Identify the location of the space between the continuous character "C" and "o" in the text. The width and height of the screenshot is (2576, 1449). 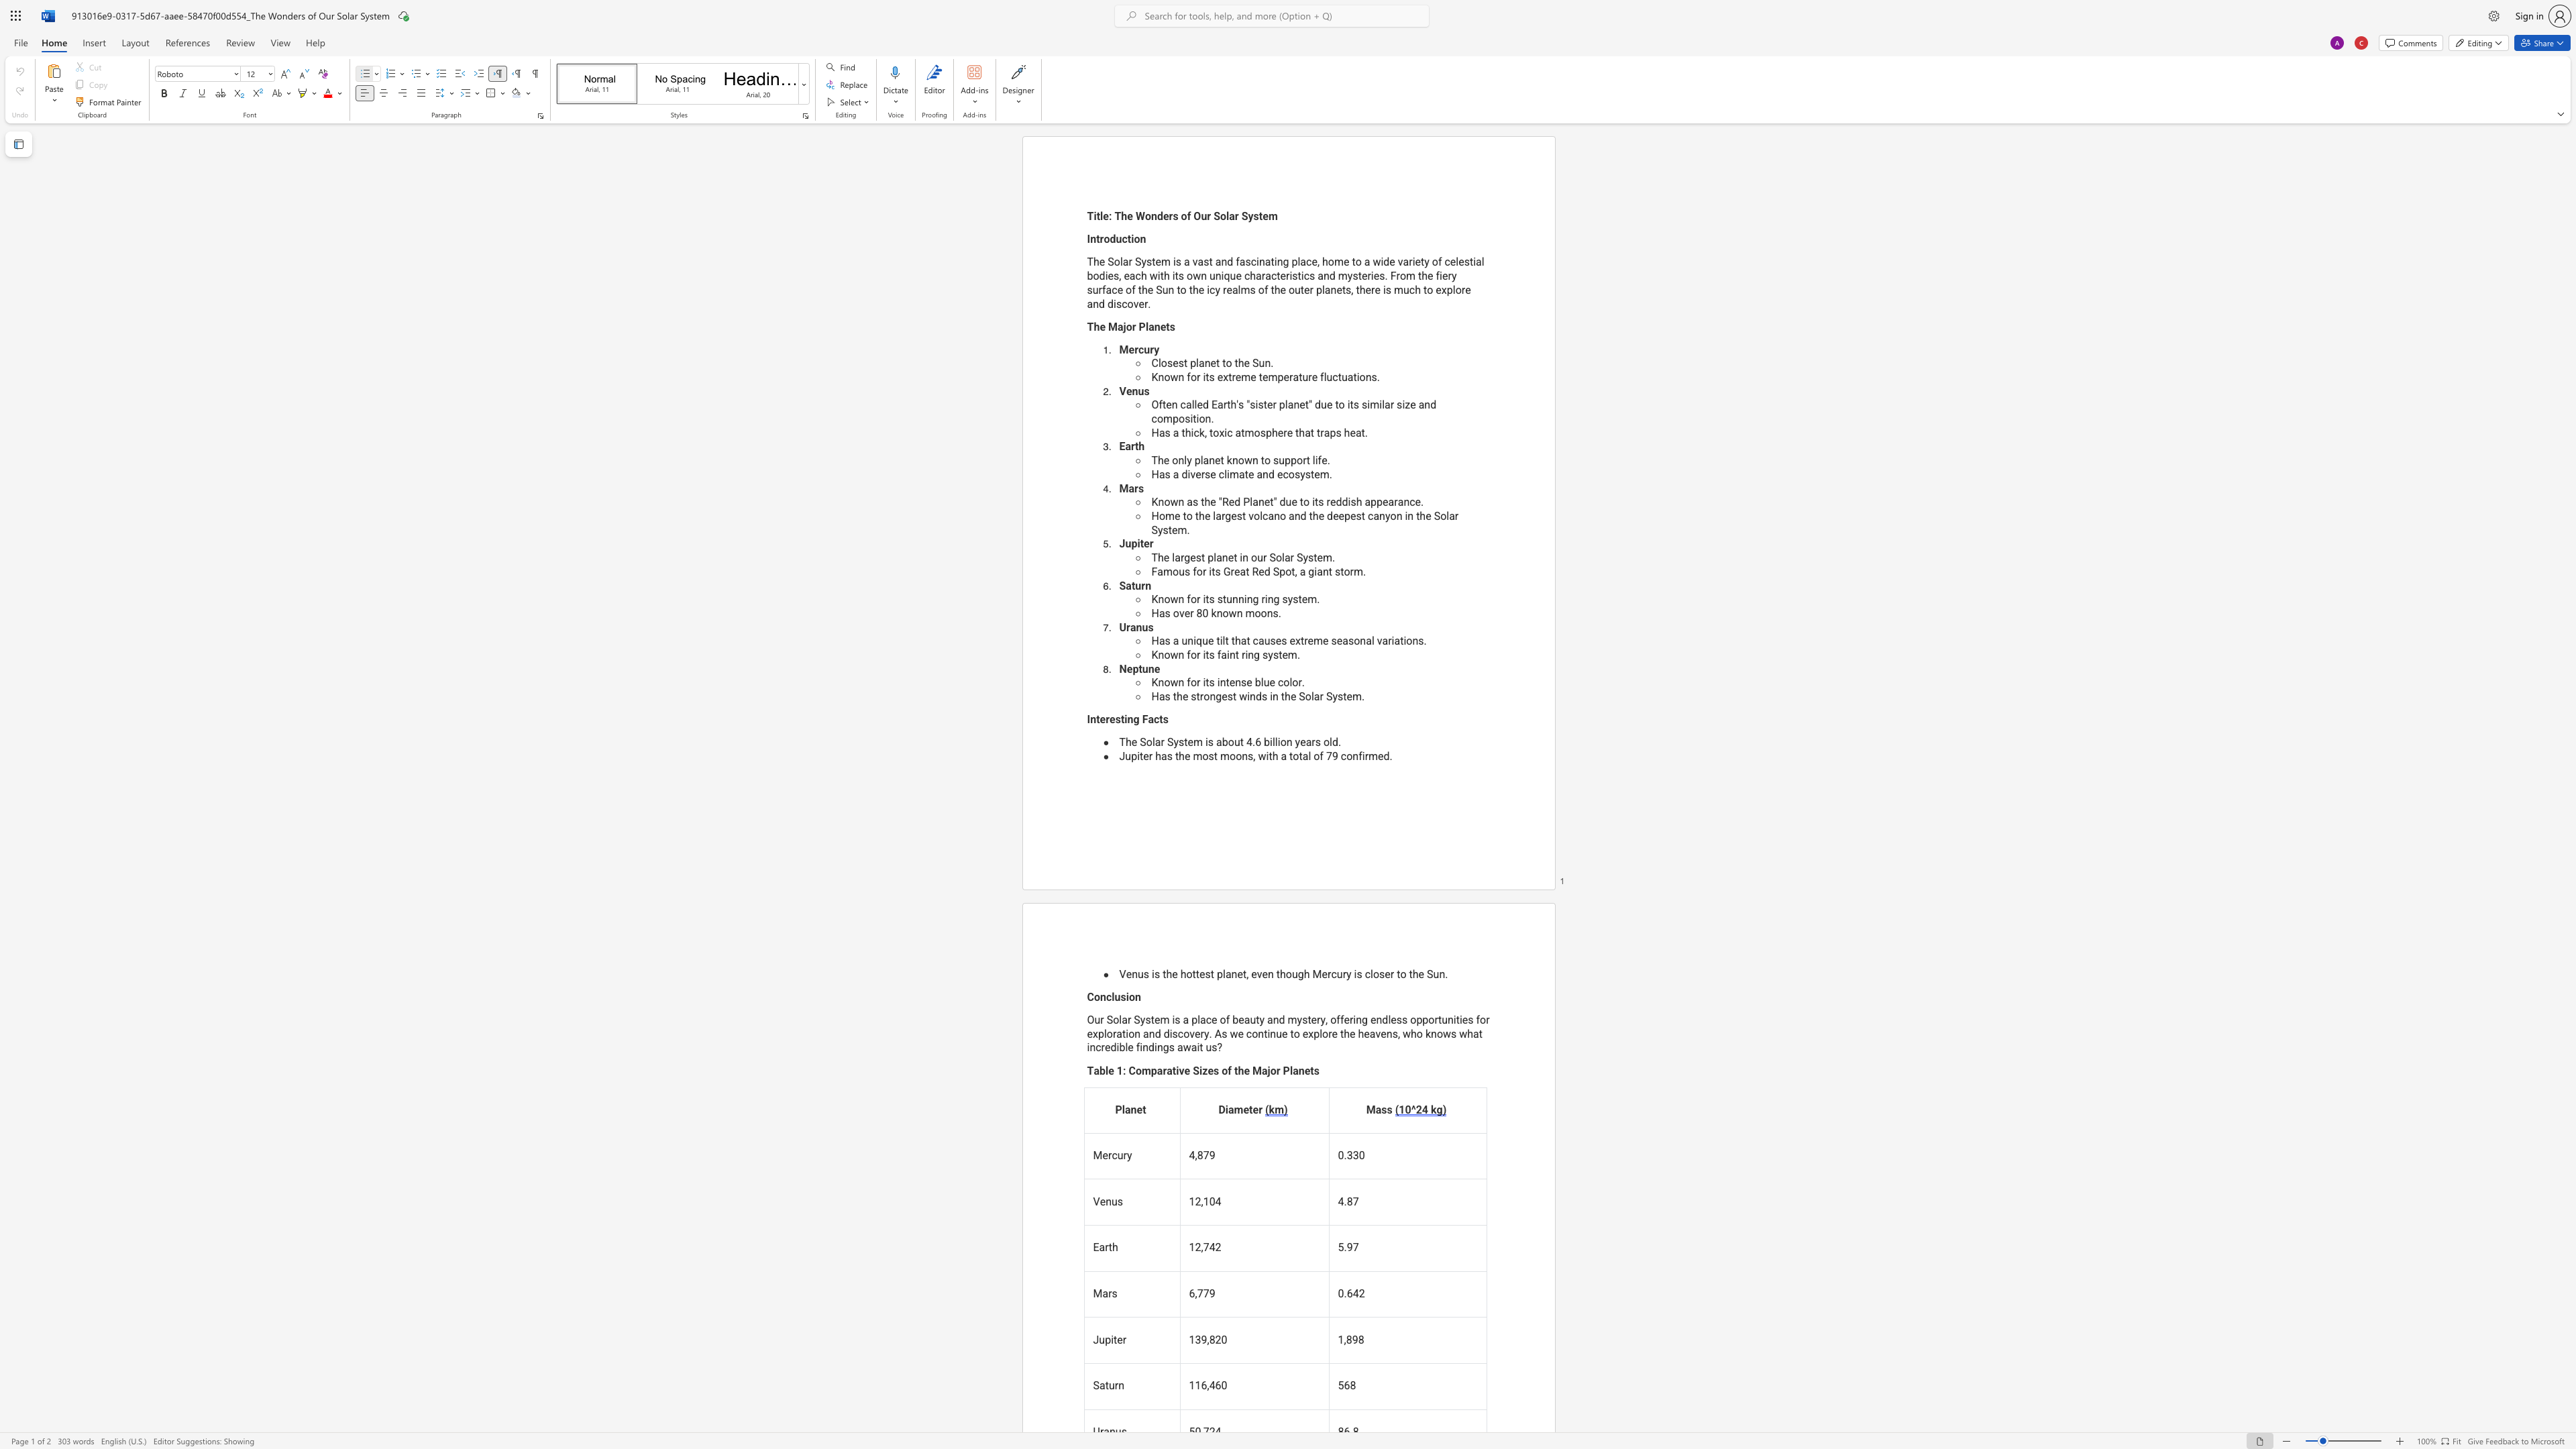
(1093, 996).